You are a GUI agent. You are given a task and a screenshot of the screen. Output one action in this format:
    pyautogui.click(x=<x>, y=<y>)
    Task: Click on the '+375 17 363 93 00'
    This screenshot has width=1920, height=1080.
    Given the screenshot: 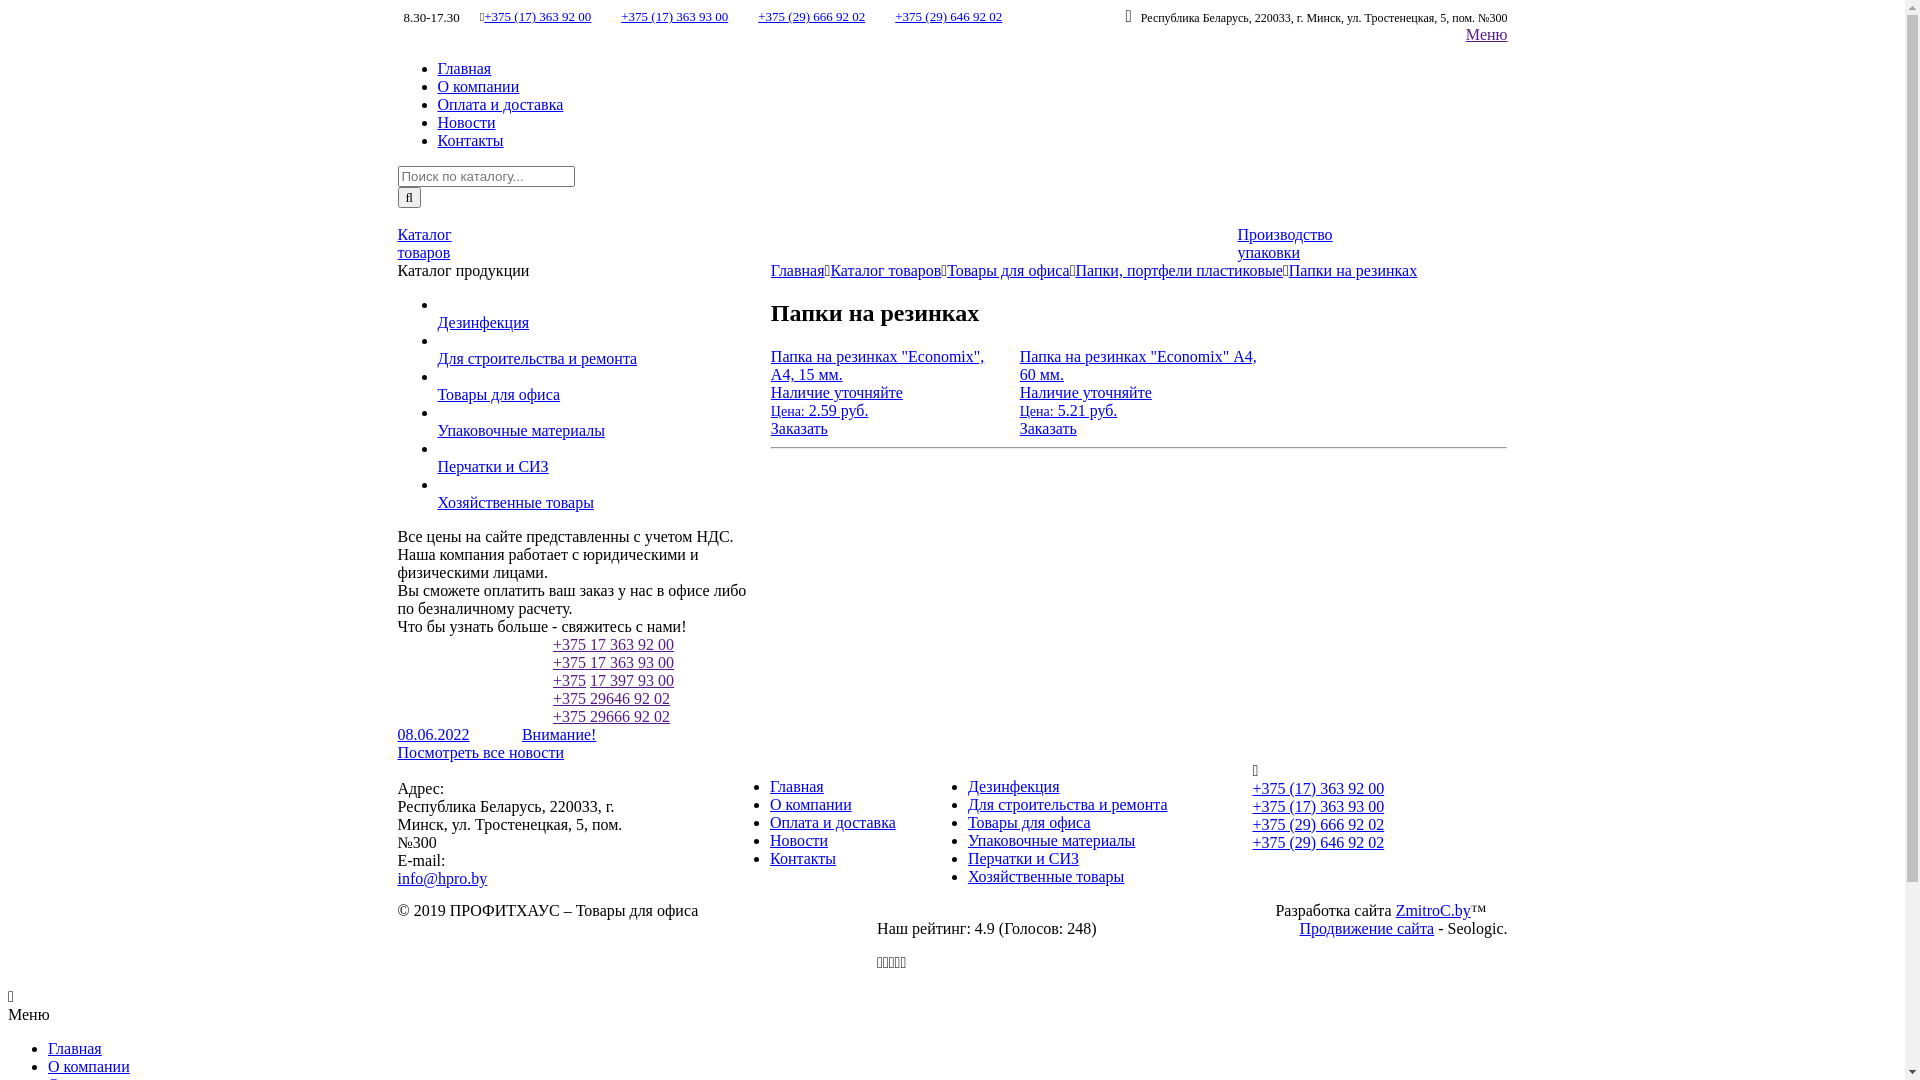 What is the action you would take?
    pyautogui.click(x=612, y=662)
    